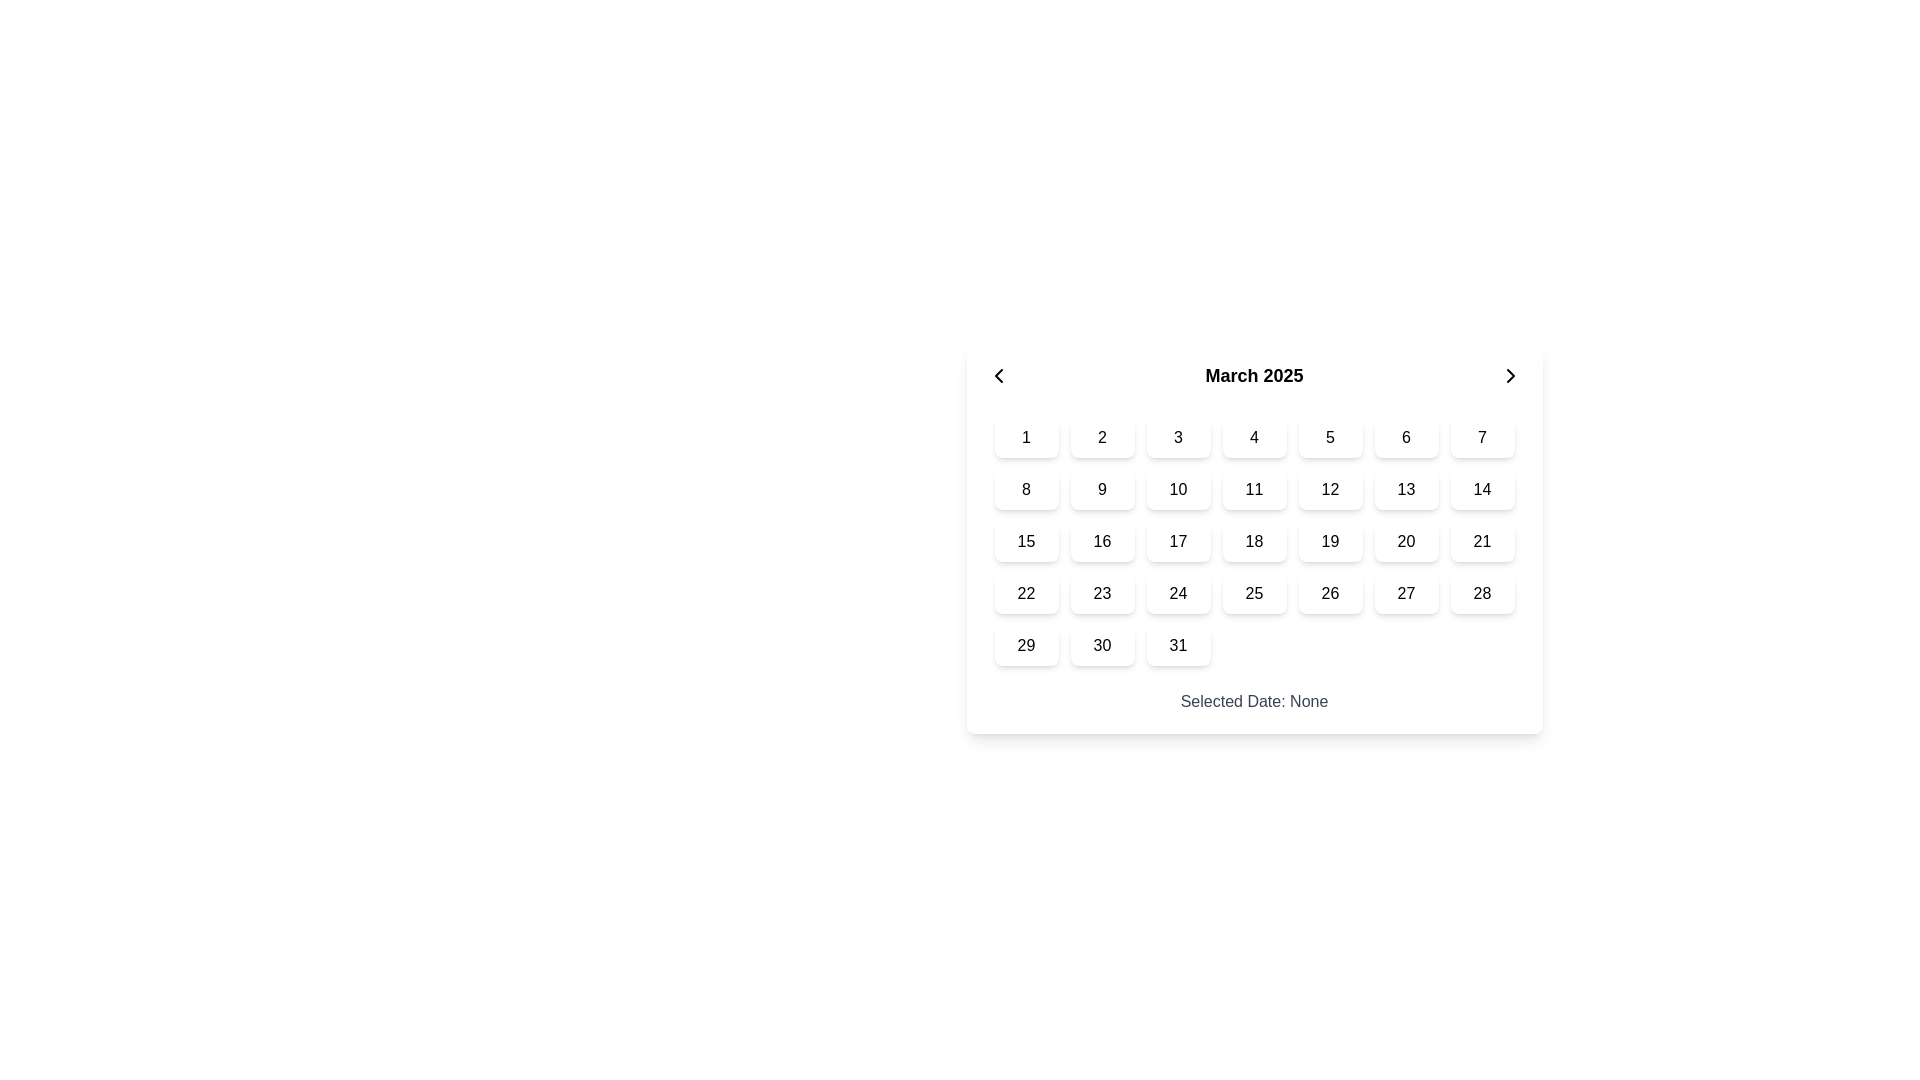 Image resolution: width=1920 pixels, height=1080 pixels. What do you see at coordinates (1101, 489) in the screenshot?
I see `the rounded rectangular button with a white background and the text '9' in black, which is the second item in the second row of a 7-column grid layout` at bounding box center [1101, 489].